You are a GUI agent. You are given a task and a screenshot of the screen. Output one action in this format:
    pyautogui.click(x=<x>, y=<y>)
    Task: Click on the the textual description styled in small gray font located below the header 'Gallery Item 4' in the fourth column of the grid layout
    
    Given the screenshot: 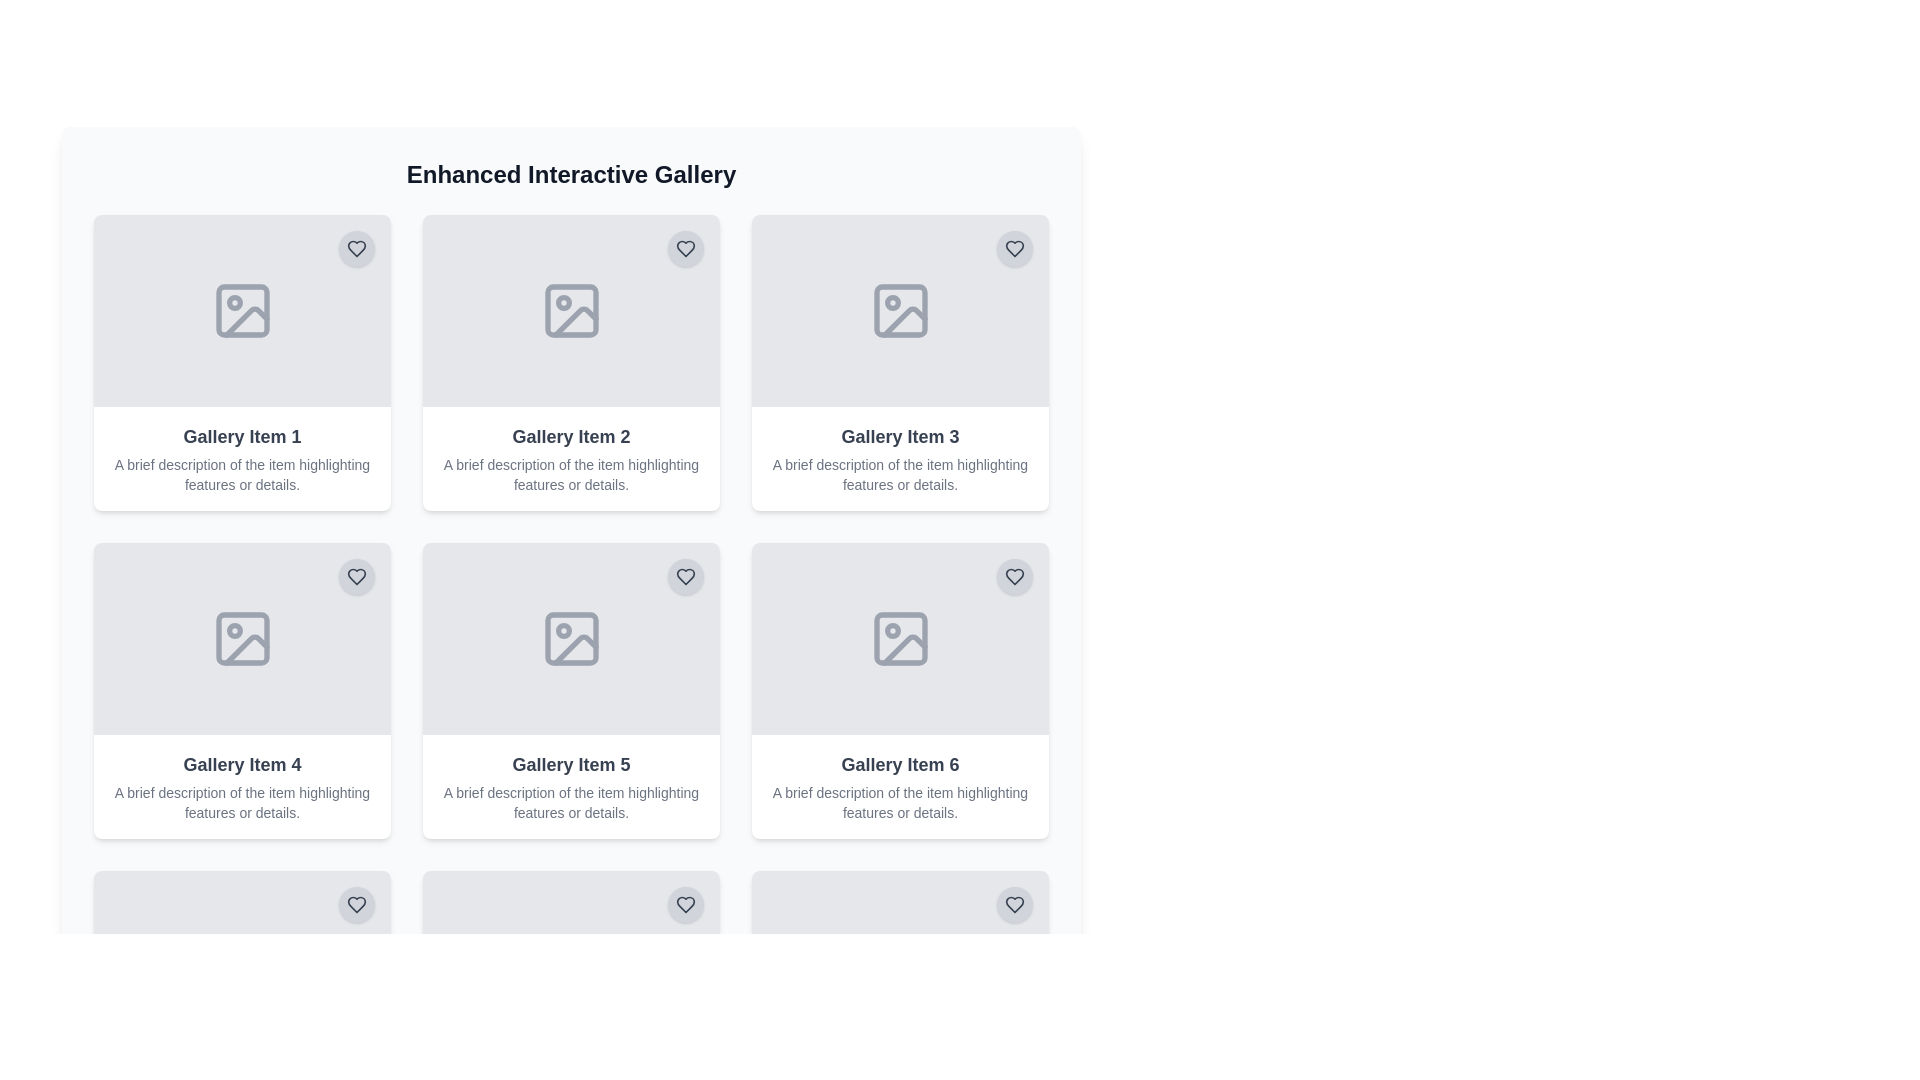 What is the action you would take?
    pyautogui.click(x=241, y=801)
    